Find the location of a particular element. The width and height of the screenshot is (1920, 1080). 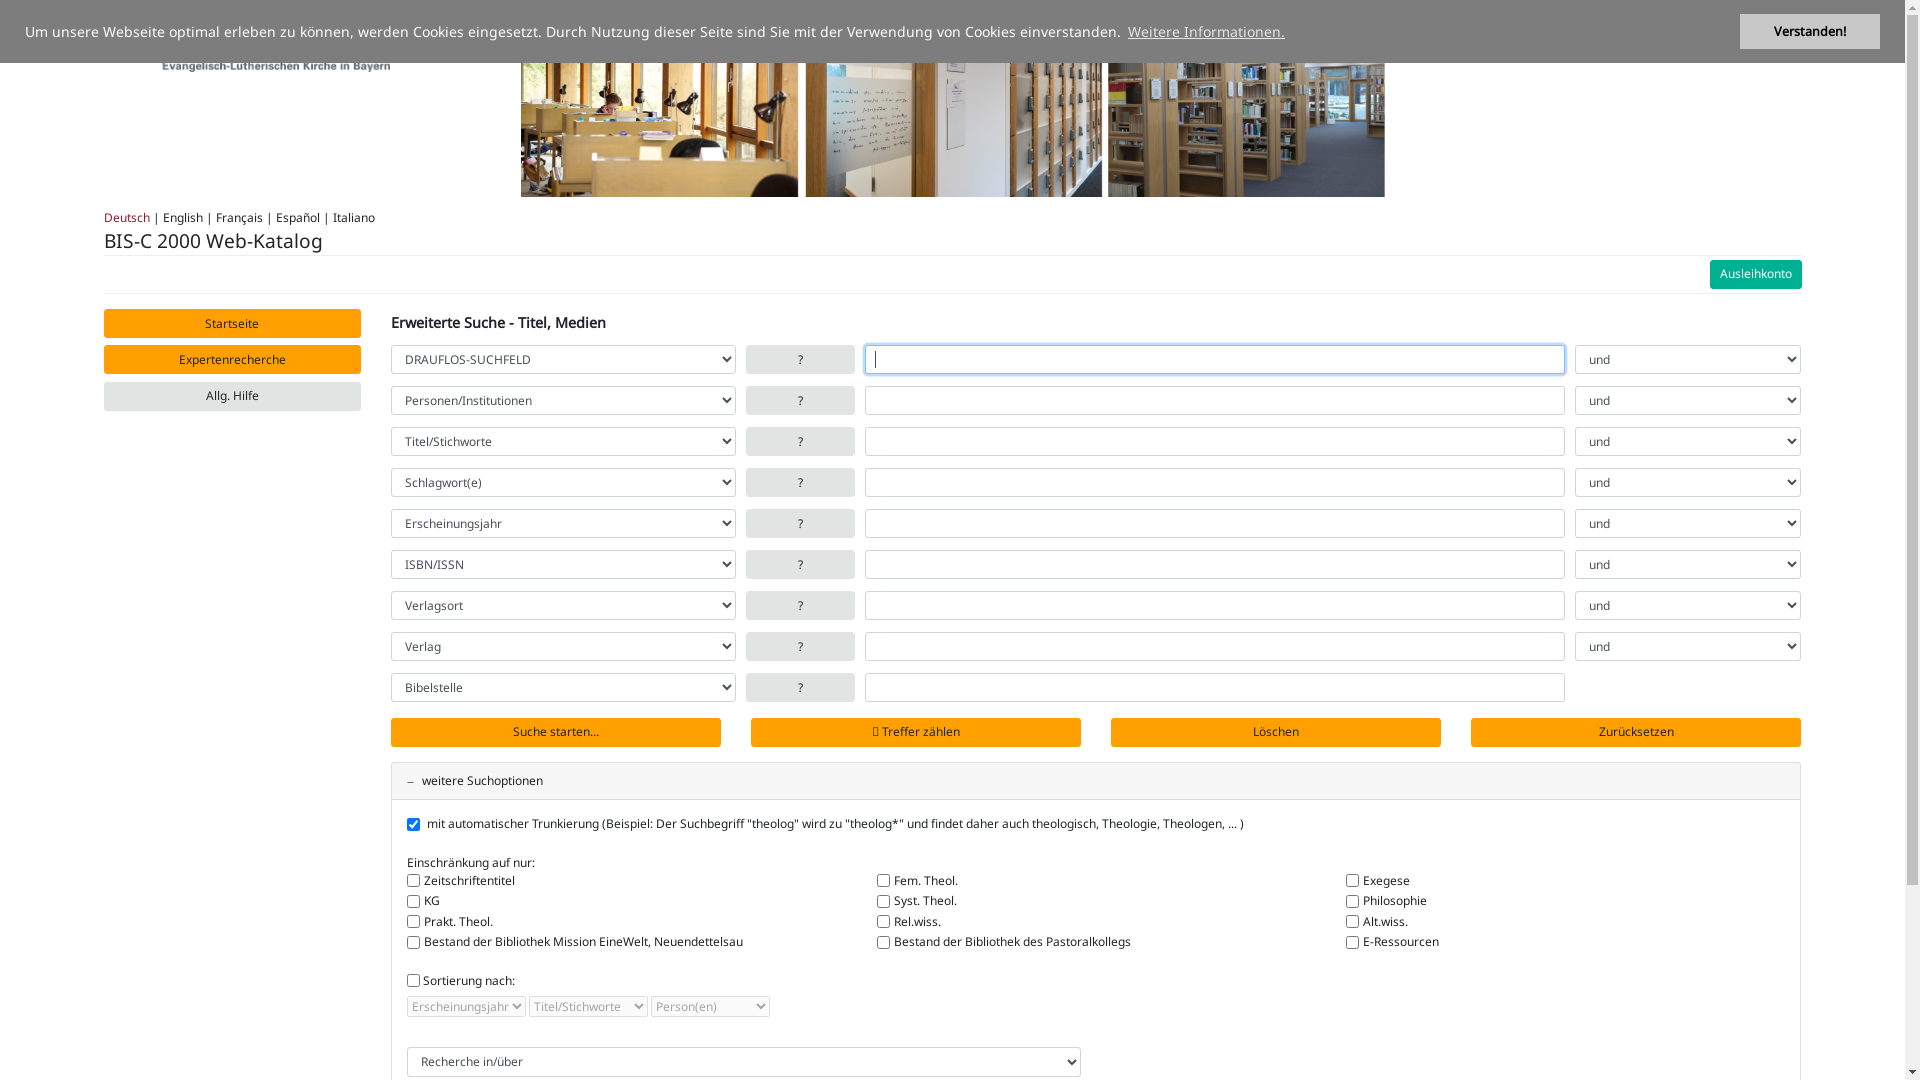

'Weitere Informationen.' is located at coordinates (1205, 31).